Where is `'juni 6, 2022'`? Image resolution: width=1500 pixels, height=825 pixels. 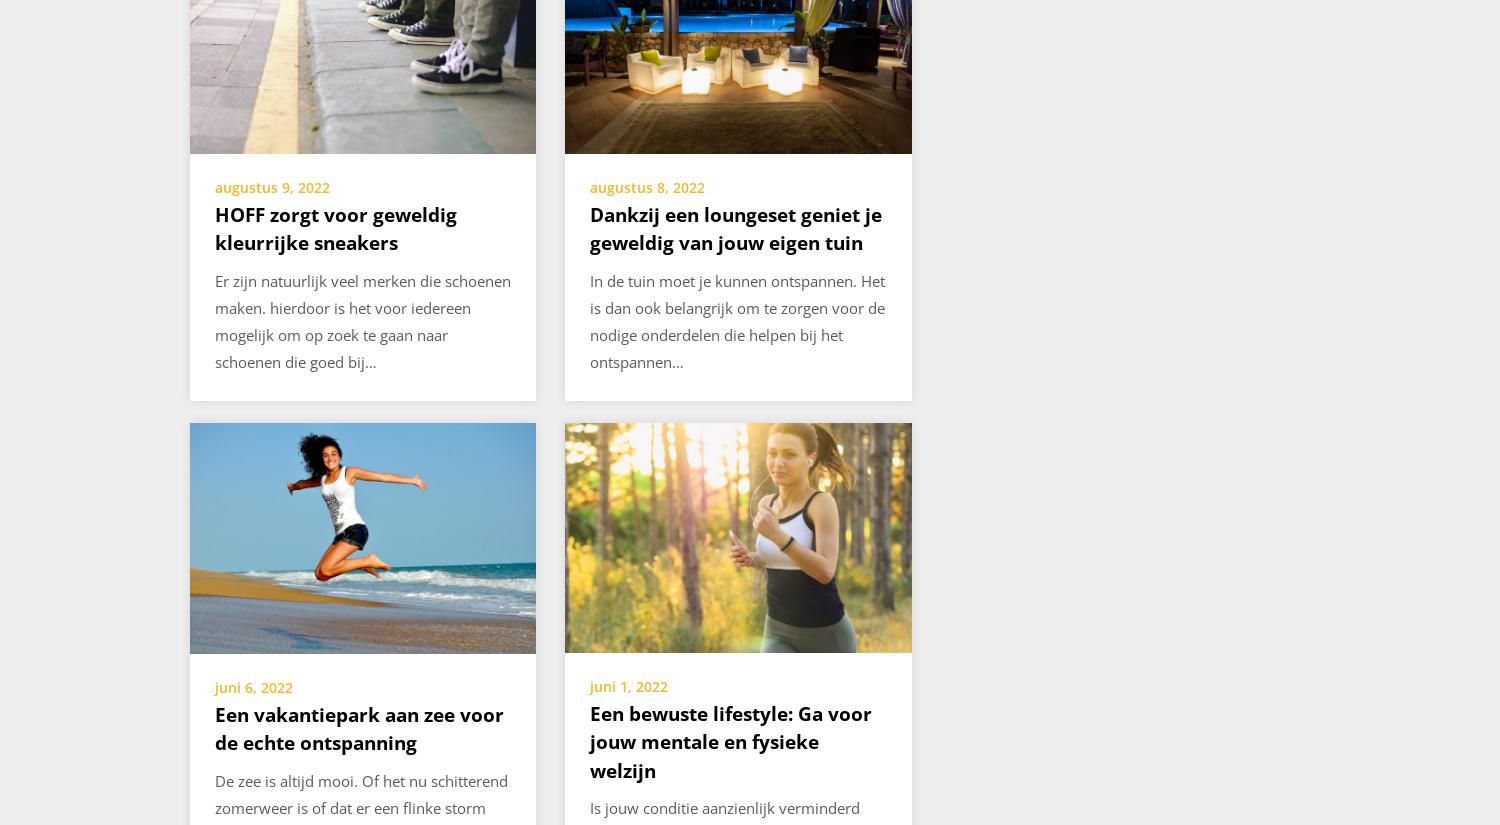
'juni 6, 2022' is located at coordinates (253, 686).